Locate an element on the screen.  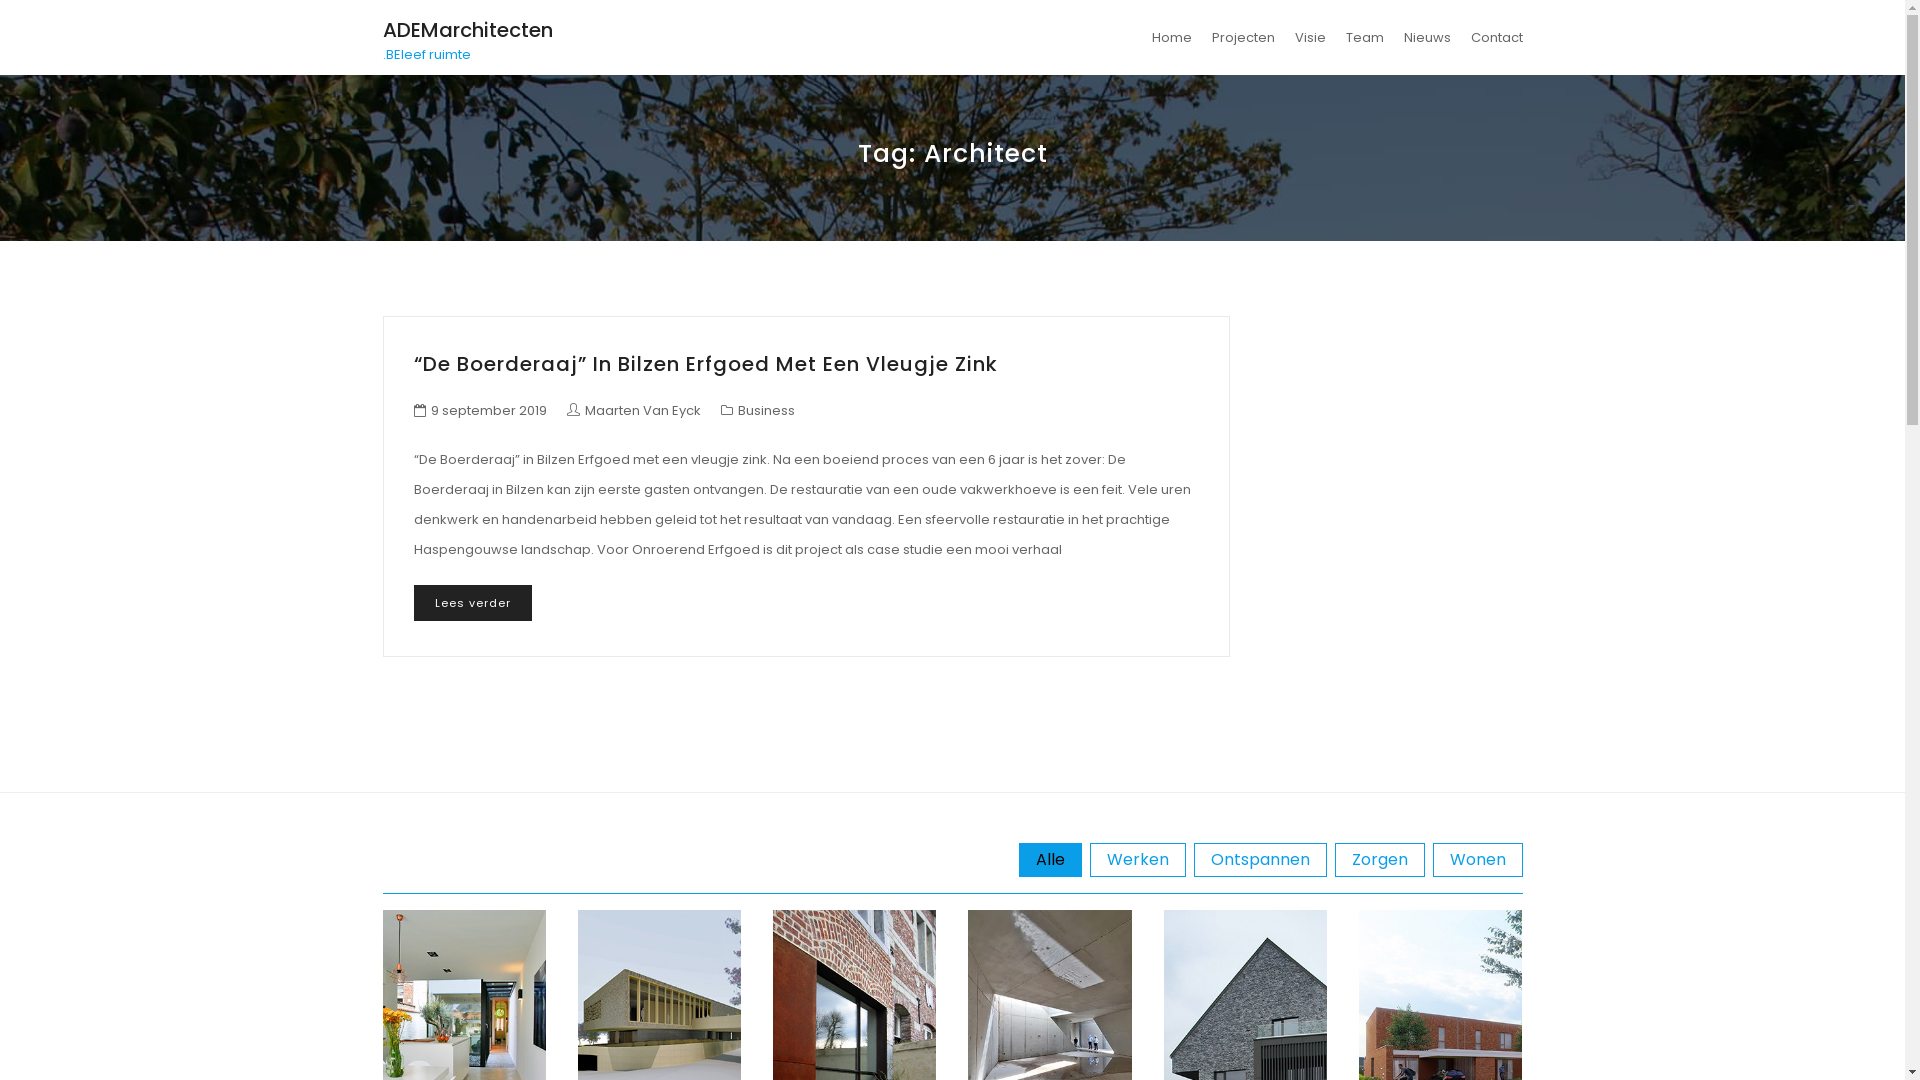
'Projecten' is located at coordinates (1242, 37).